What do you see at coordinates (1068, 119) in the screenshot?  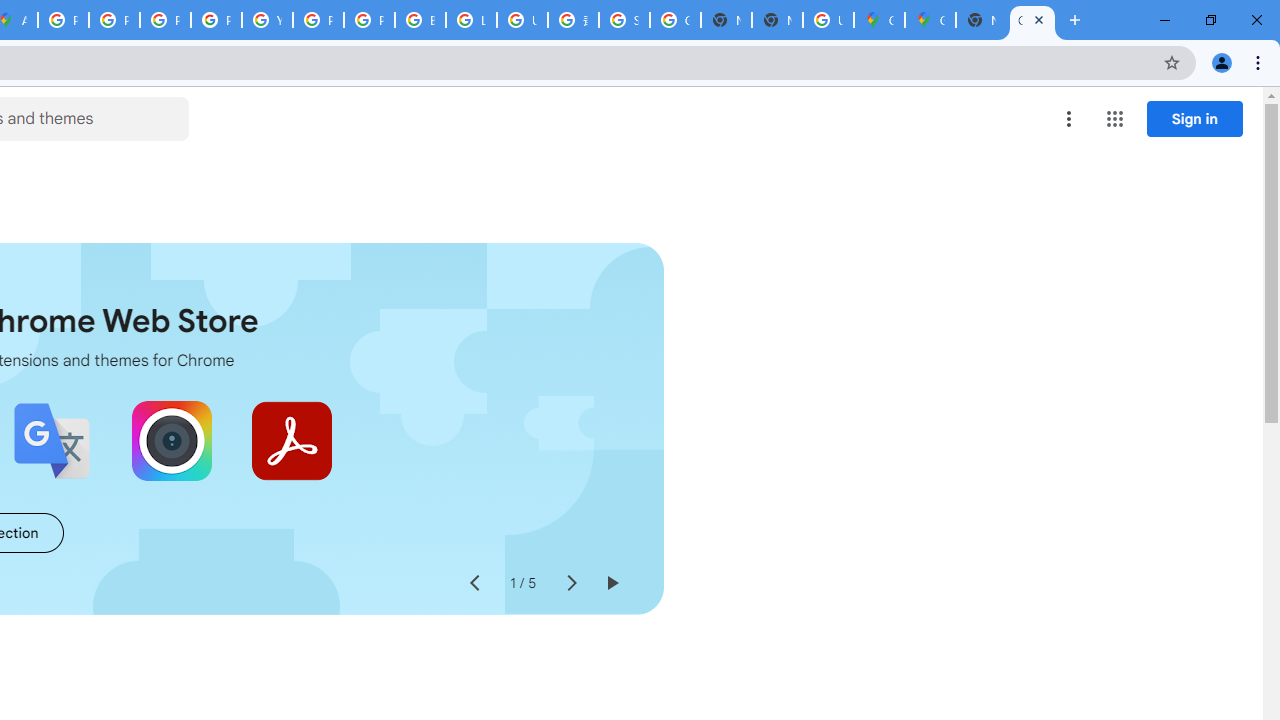 I see `'More options menu'` at bounding box center [1068, 119].